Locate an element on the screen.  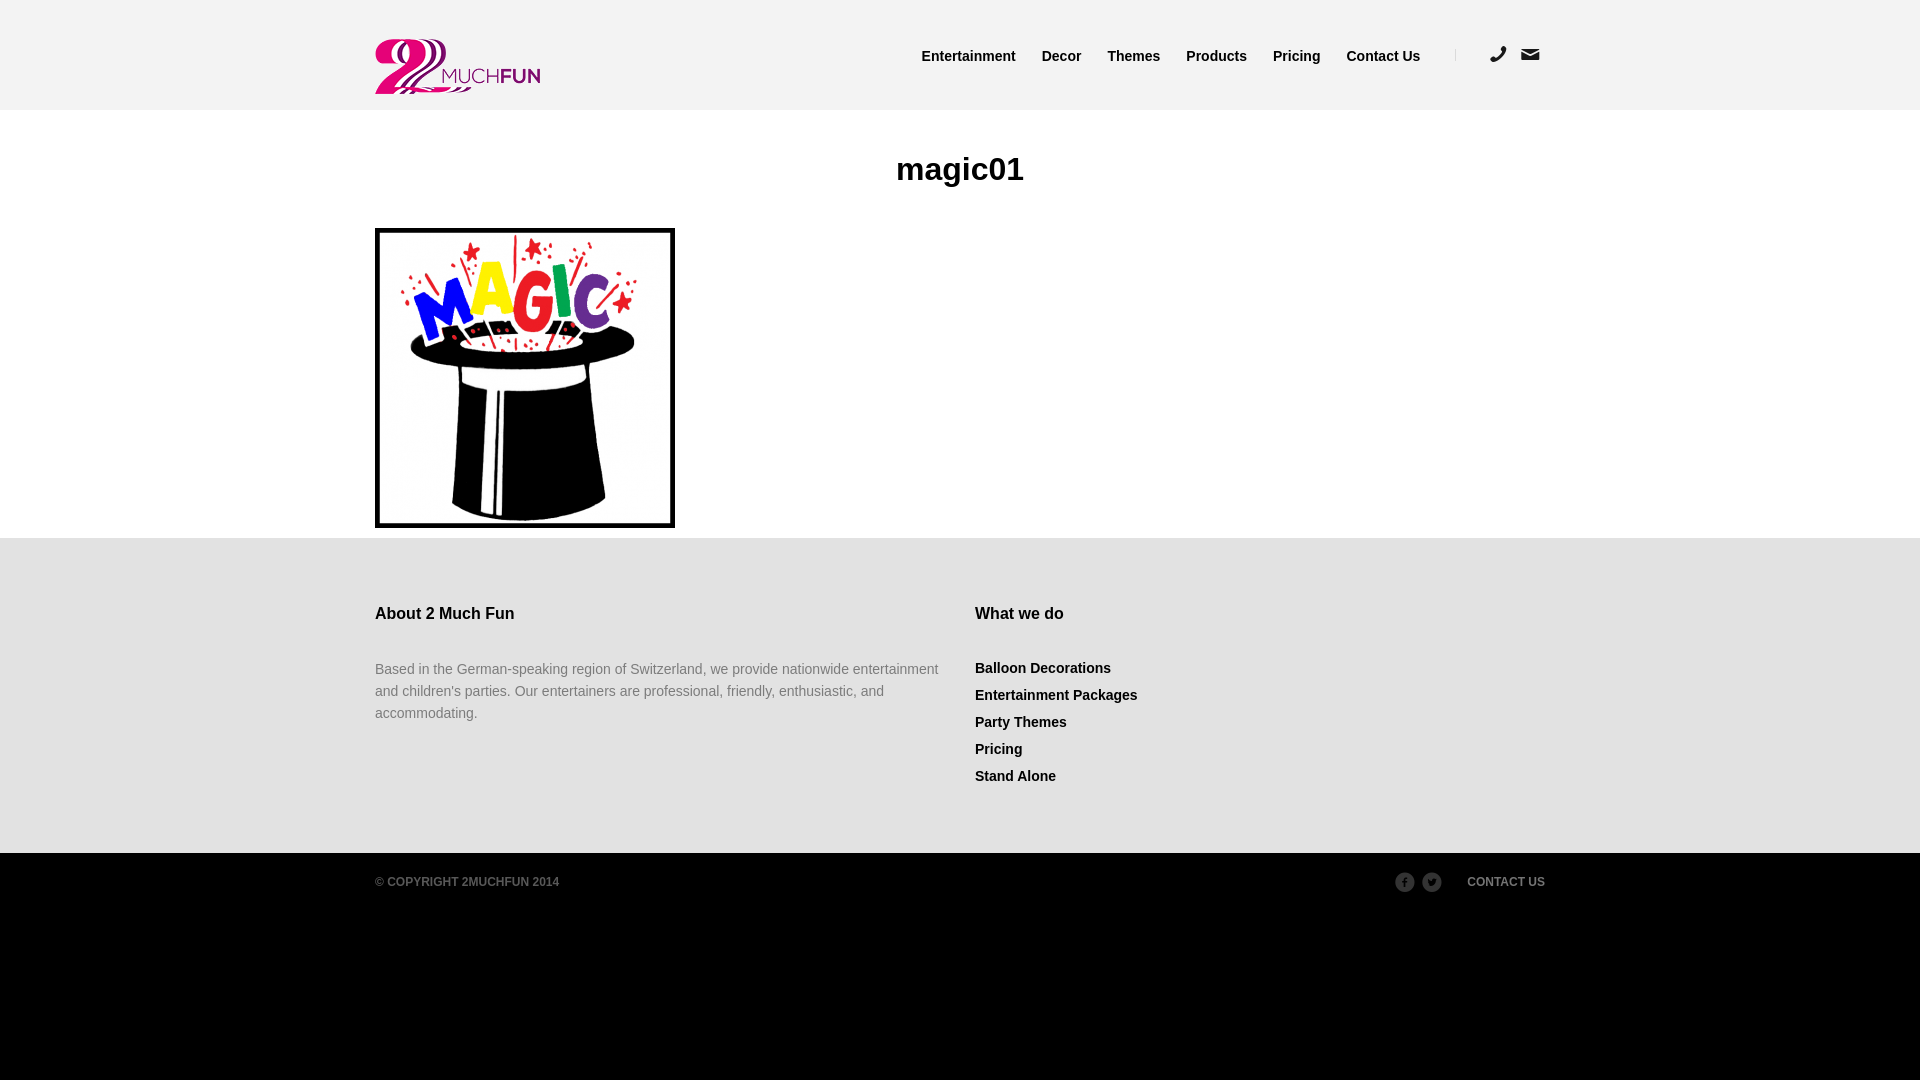
'Pricing' is located at coordinates (1258, 53).